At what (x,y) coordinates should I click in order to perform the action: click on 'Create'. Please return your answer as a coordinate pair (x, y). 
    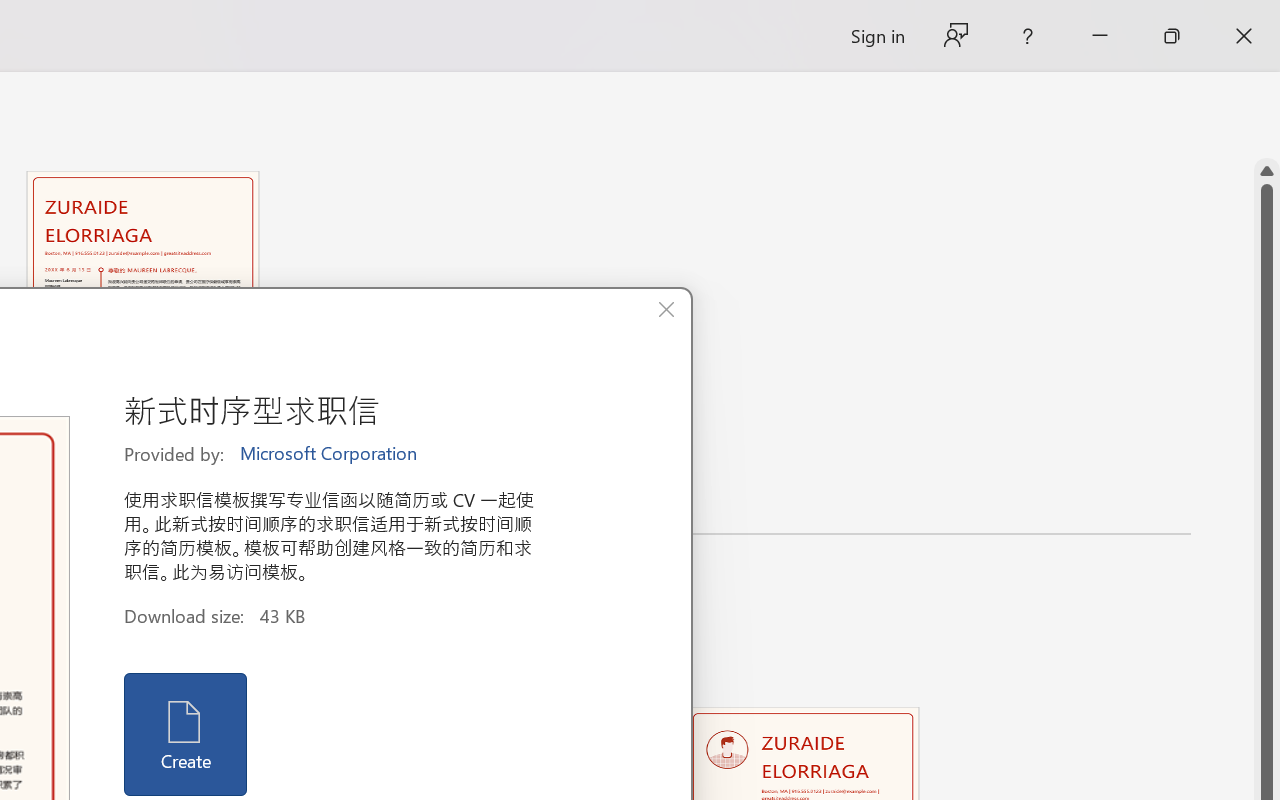
    Looking at the image, I should click on (185, 734).